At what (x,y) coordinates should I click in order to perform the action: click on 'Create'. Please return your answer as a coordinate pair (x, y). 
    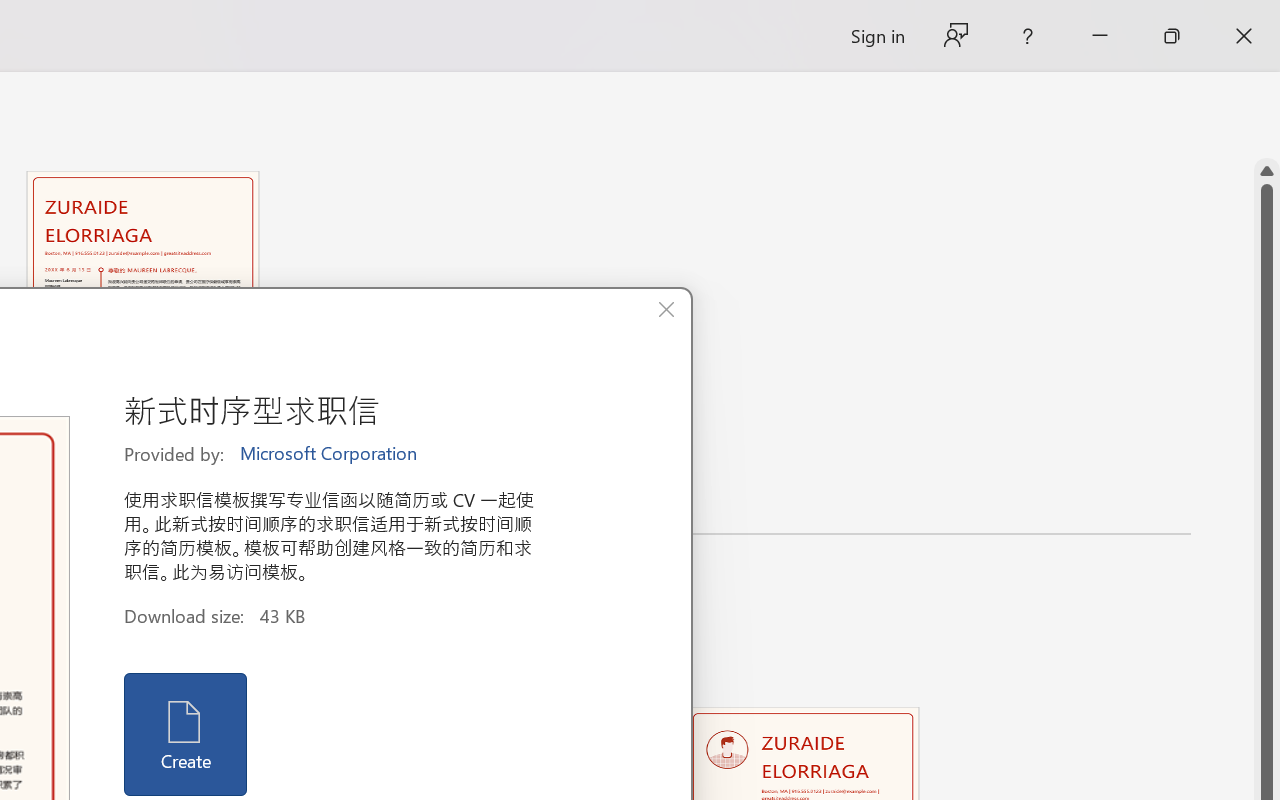
    Looking at the image, I should click on (185, 734).